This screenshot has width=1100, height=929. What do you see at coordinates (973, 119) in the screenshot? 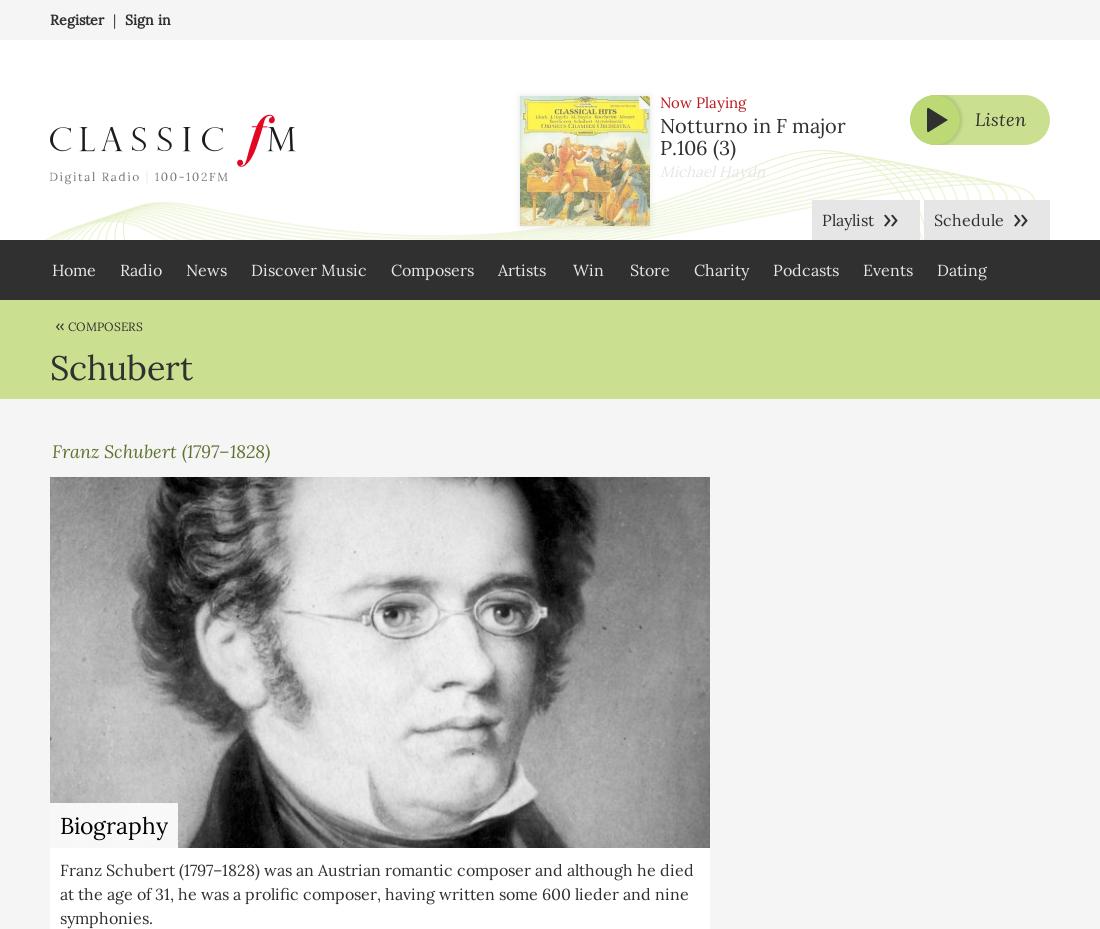
I see `'Listen'` at bounding box center [973, 119].